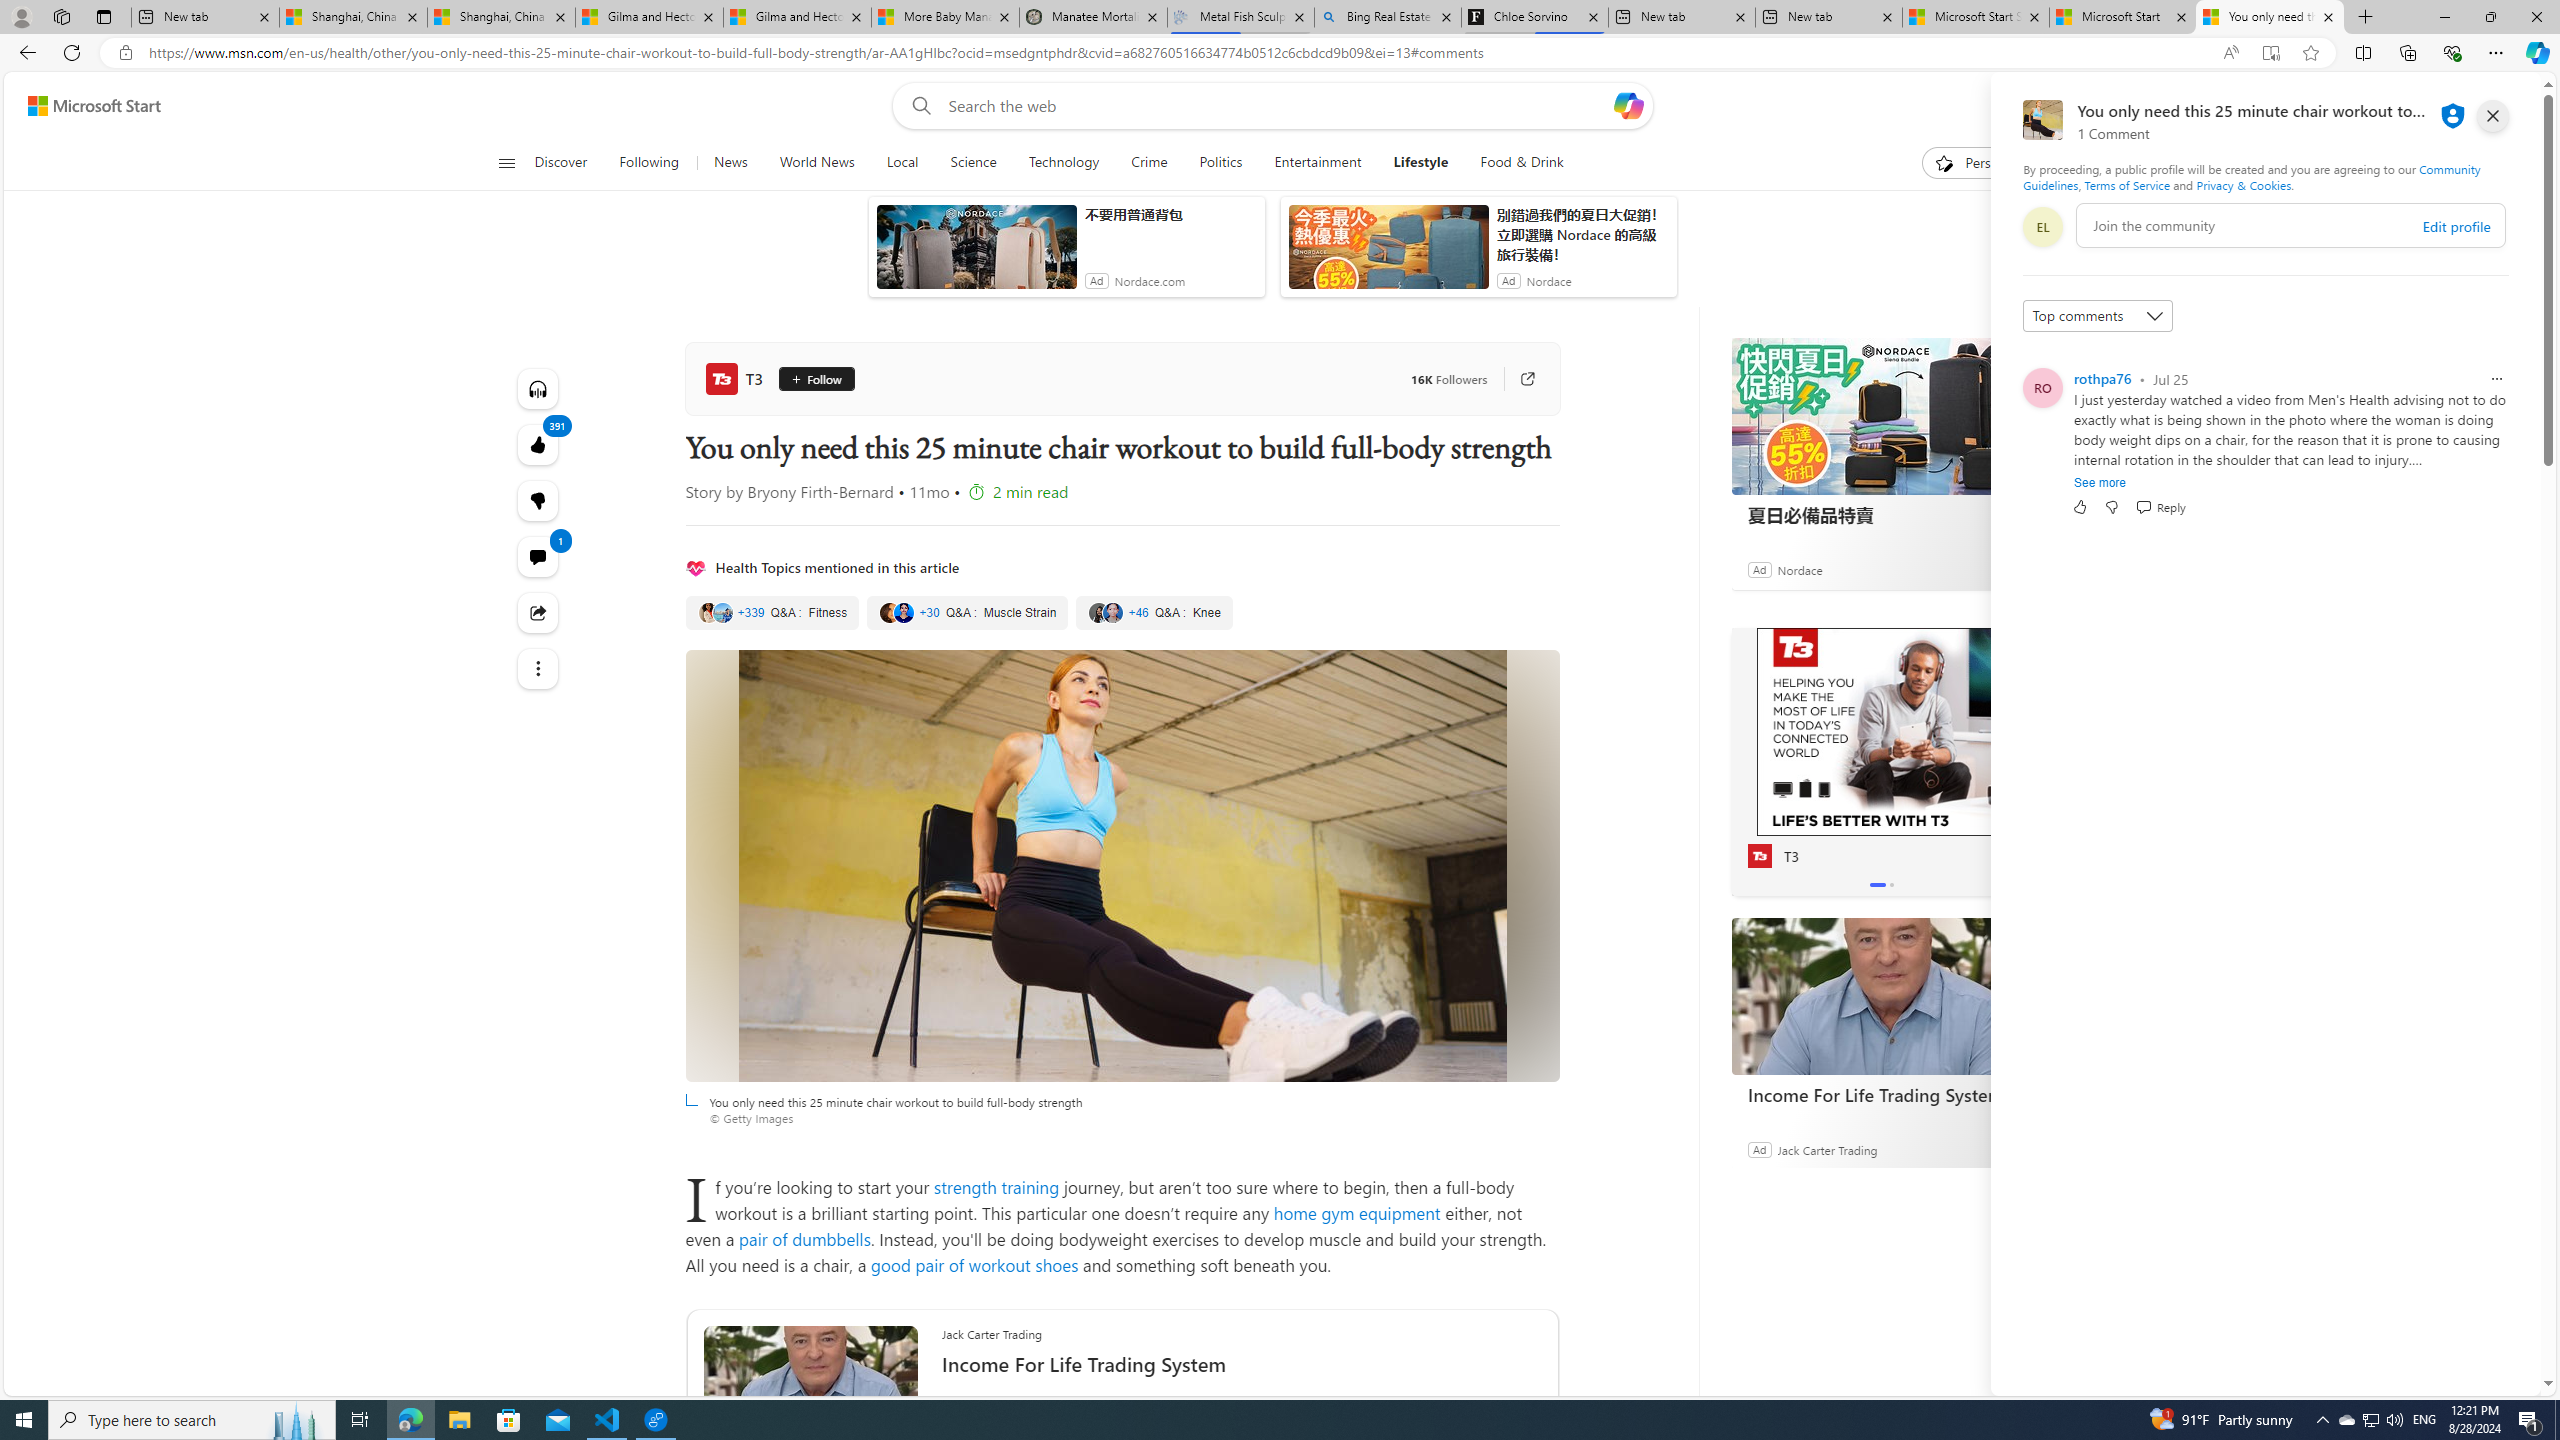 The height and width of the screenshot is (1440, 2560). I want to click on 'News', so click(729, 162).